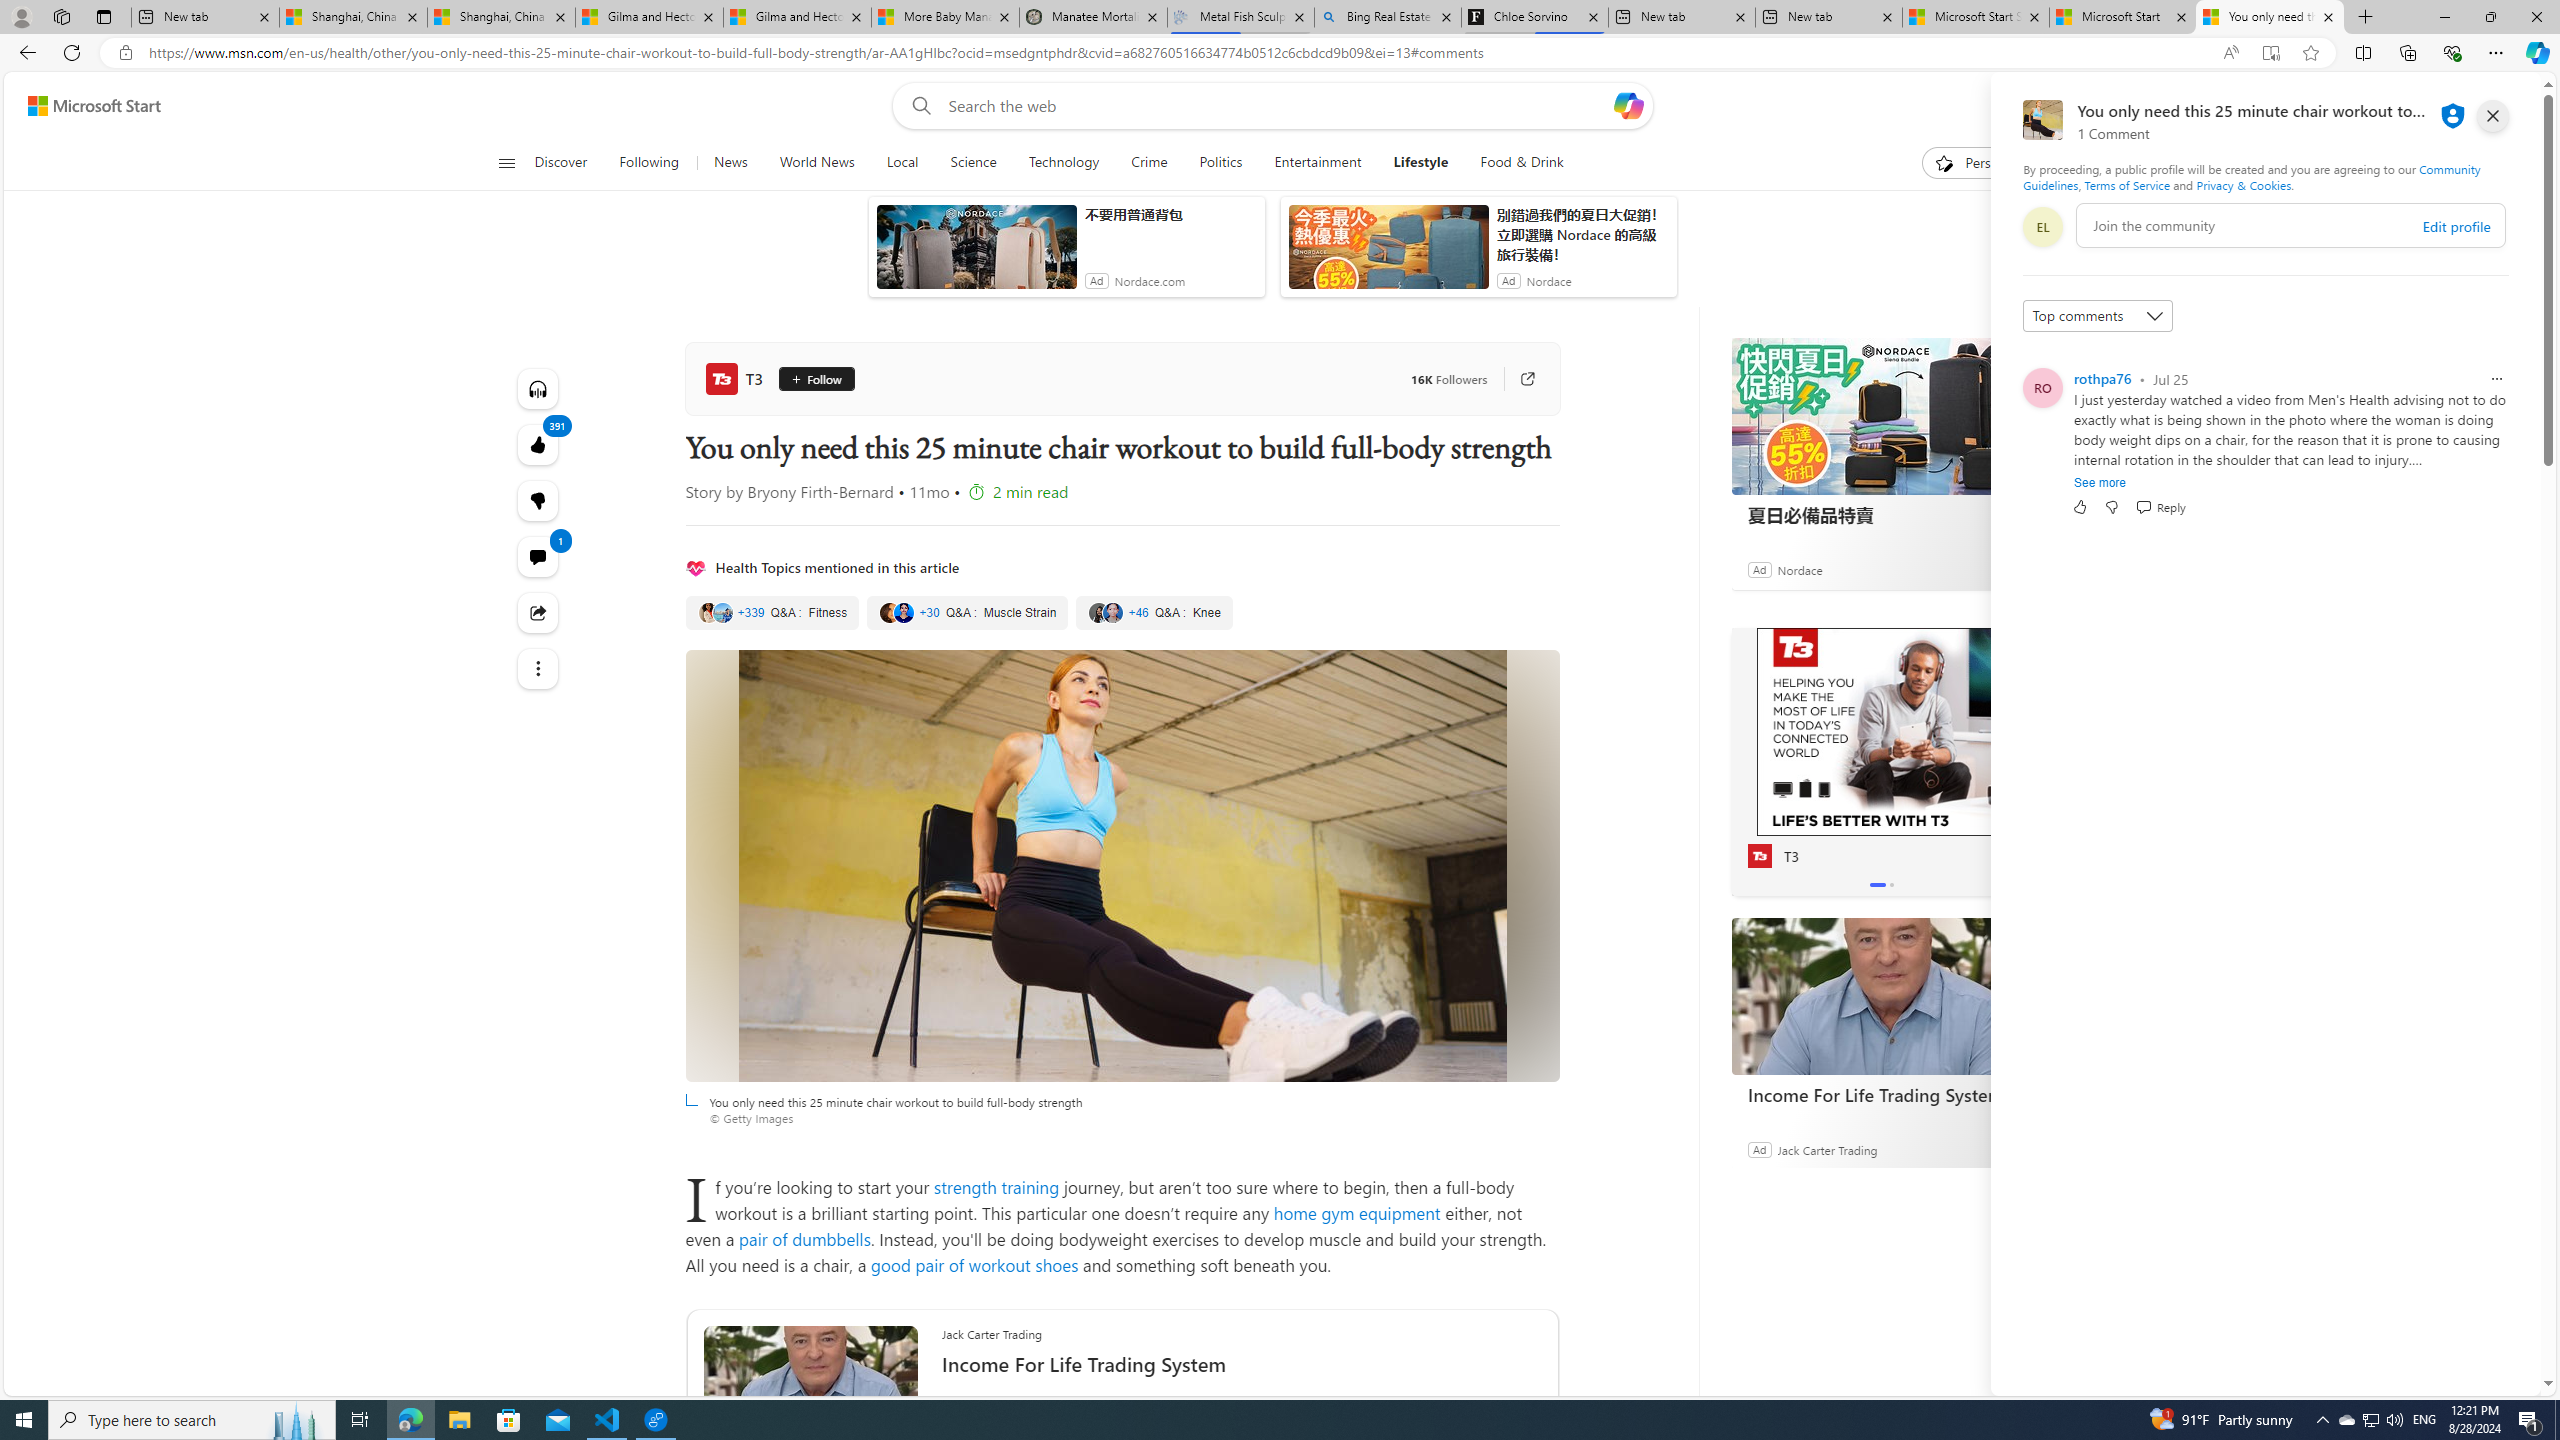 The height and width of the screenshot is (1440, 2560). I want to click on 'News', so click(729, 162).